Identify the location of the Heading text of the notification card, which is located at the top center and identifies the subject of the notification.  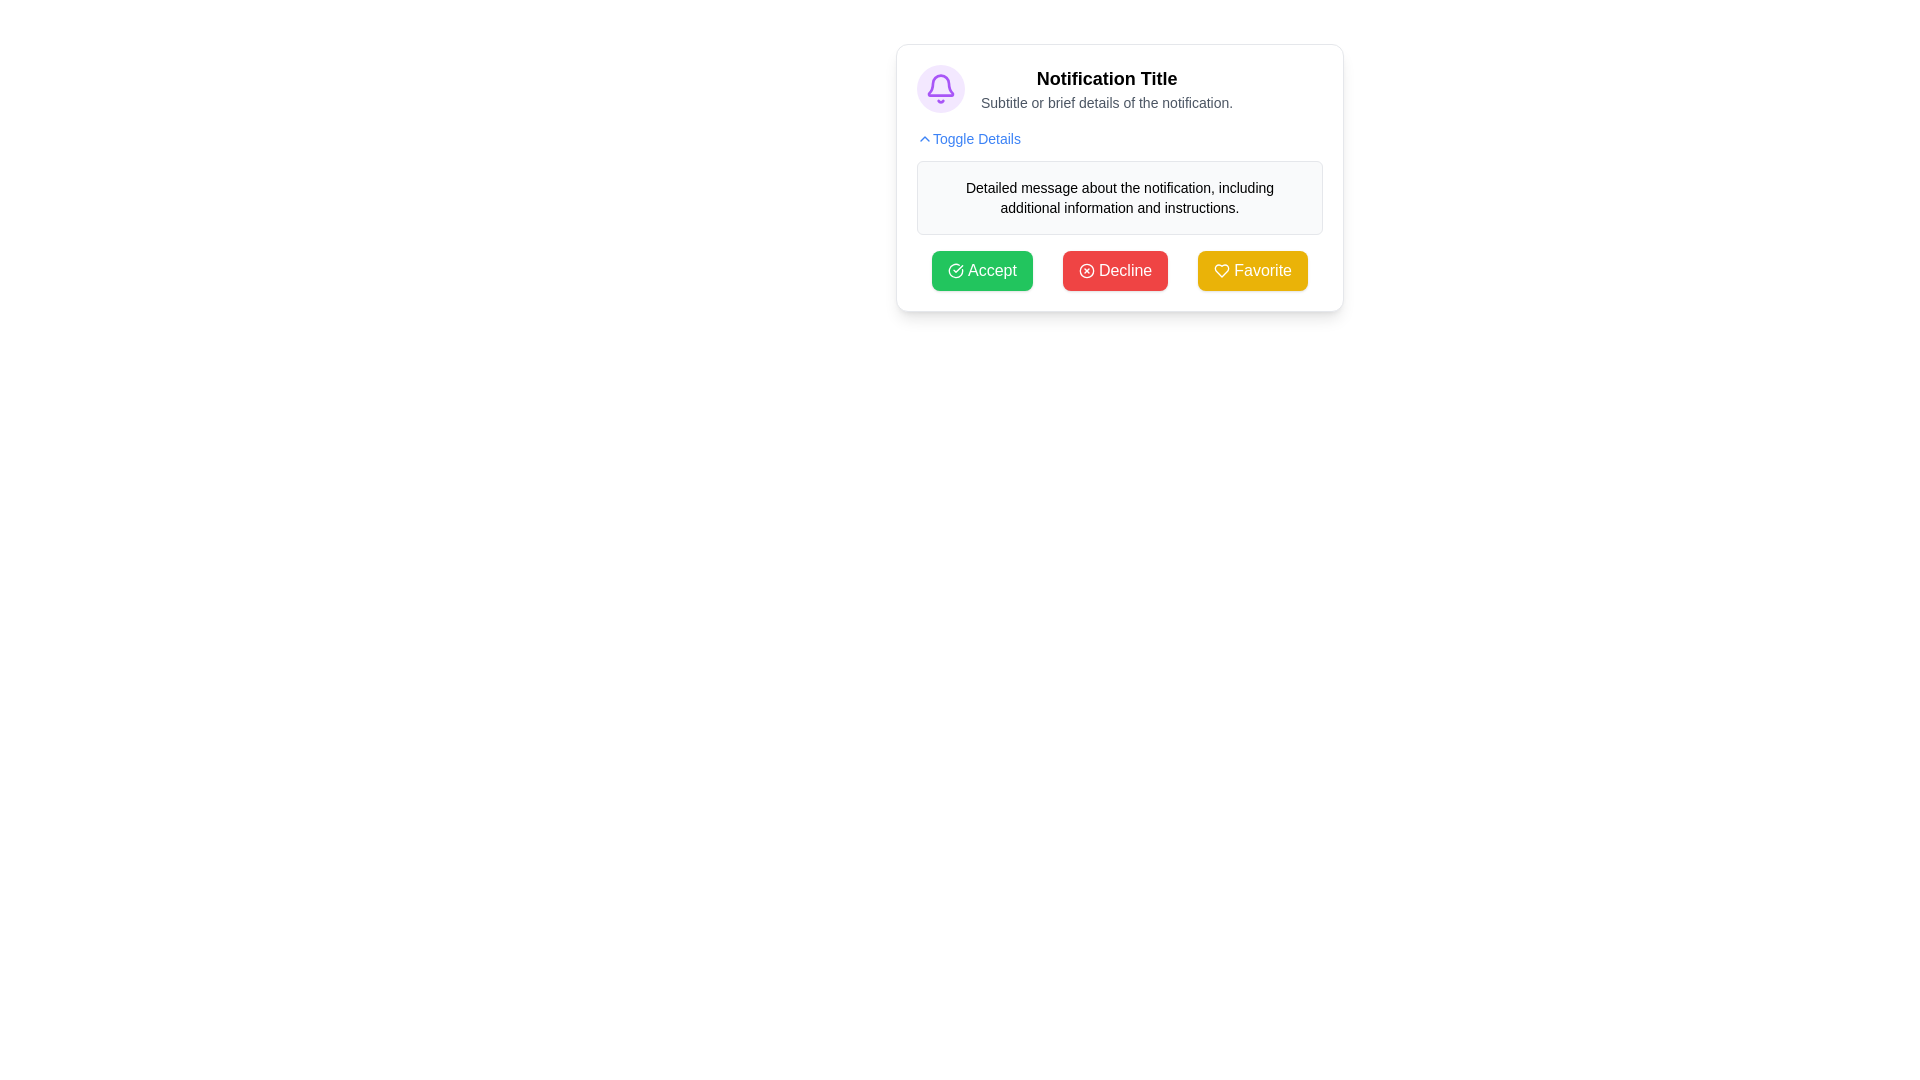
(1106, 77).